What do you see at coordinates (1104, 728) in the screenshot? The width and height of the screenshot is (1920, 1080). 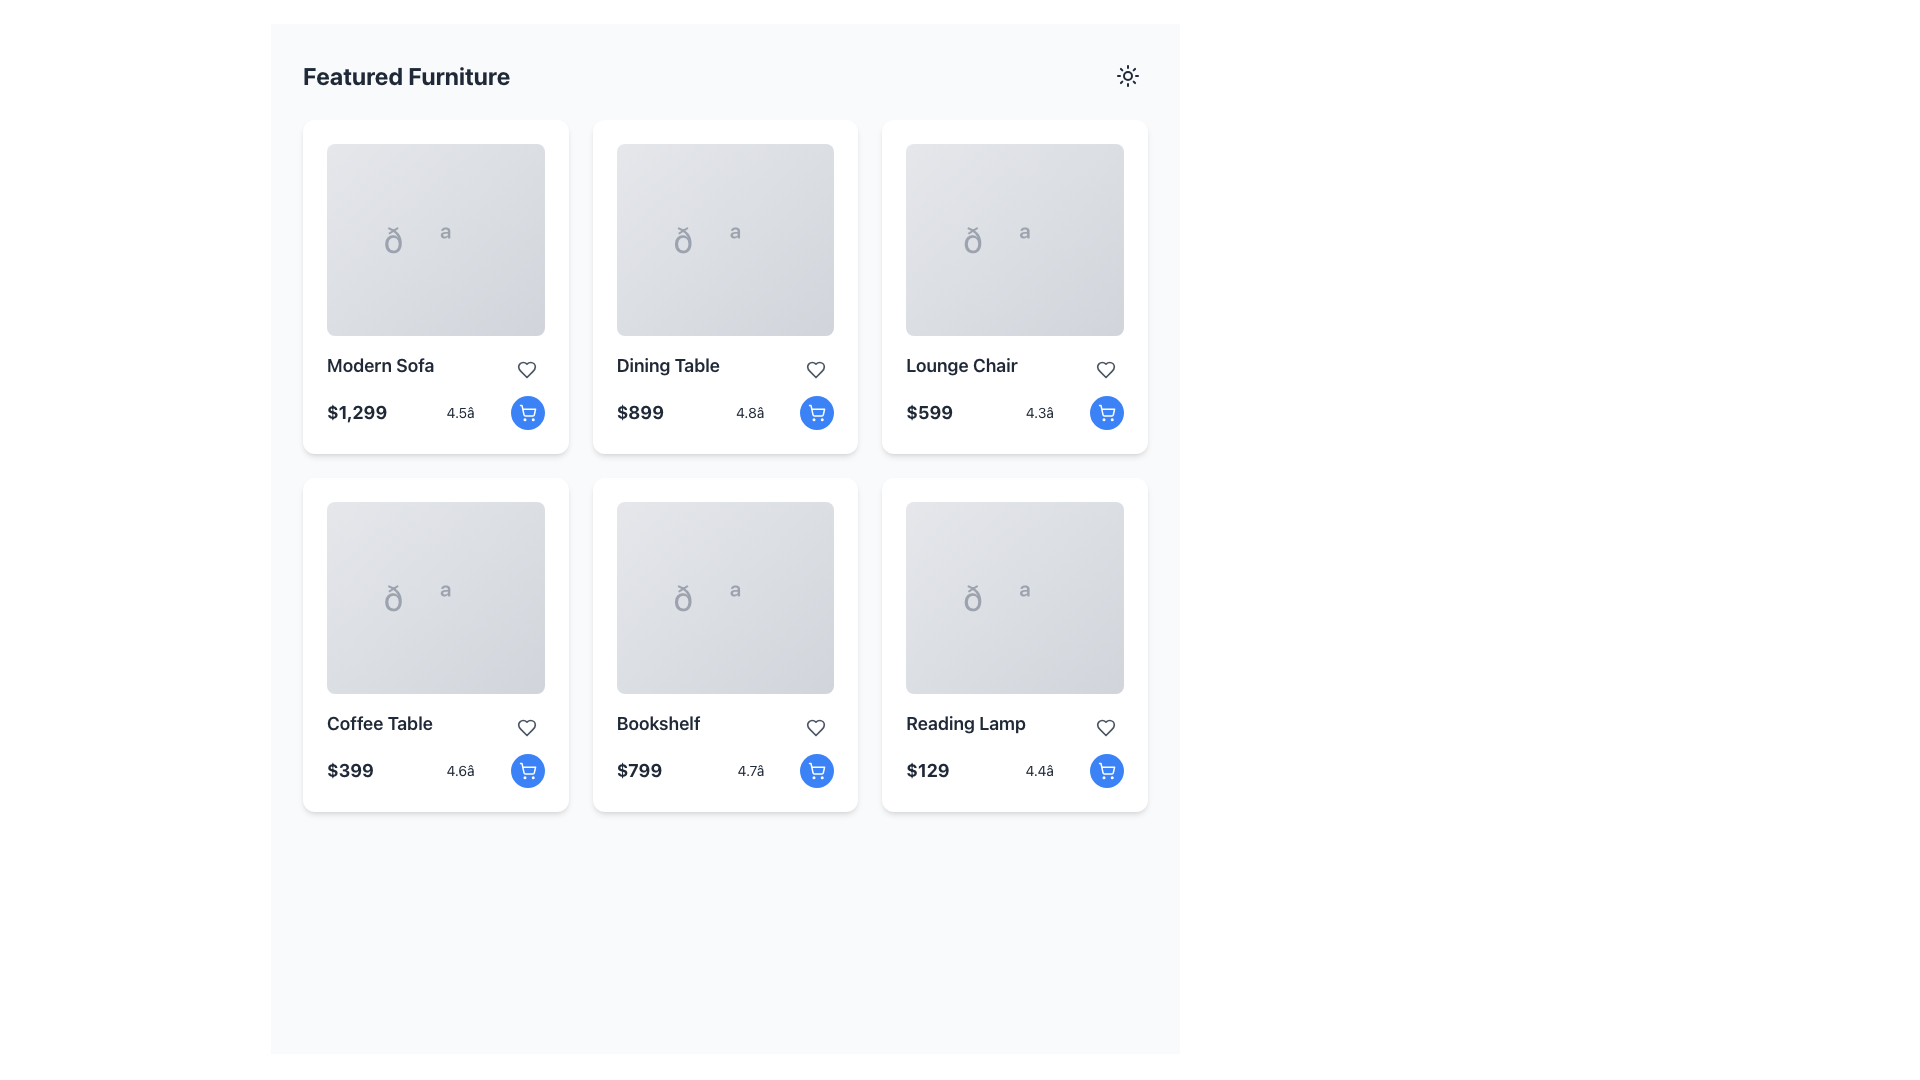 I see `the heart icon located at the bottom right of the 'Reading Lamp' card` at bounding box center [1104, 728].